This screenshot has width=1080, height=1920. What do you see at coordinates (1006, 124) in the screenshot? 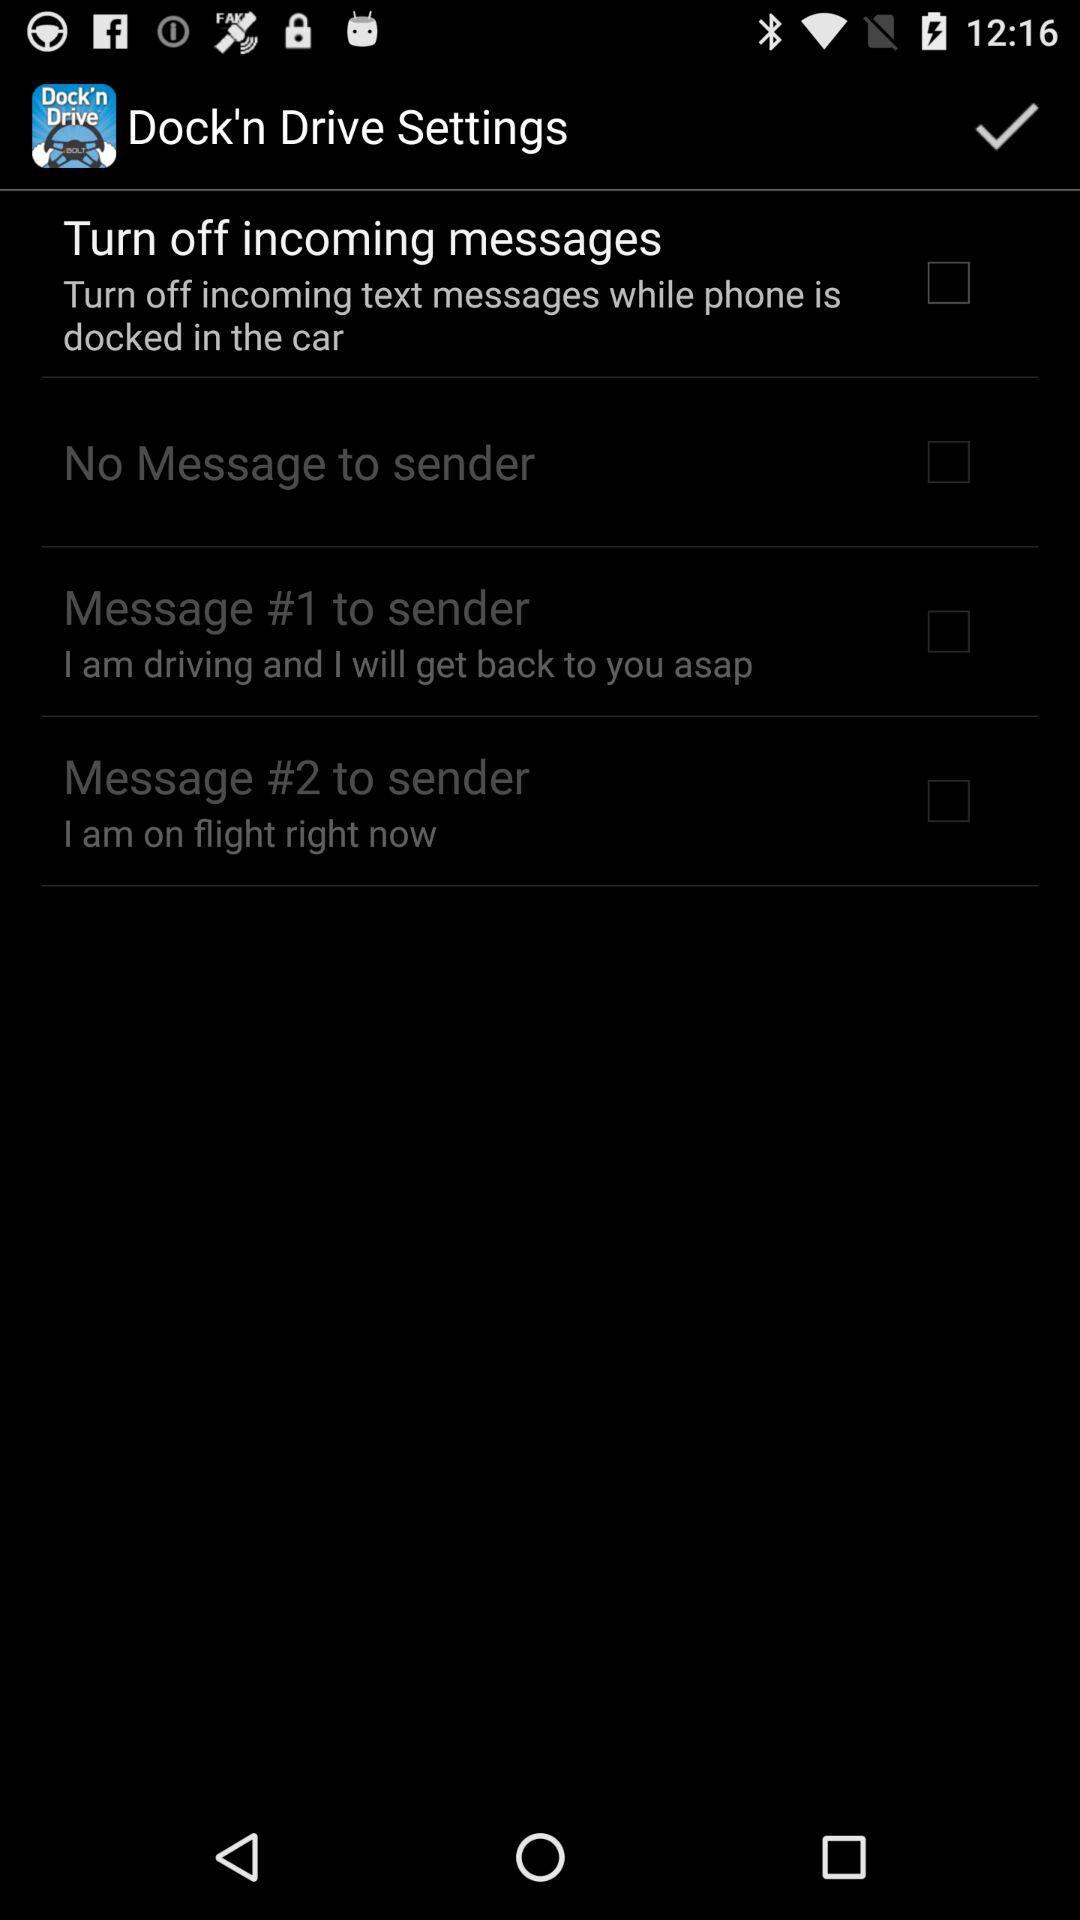
I see `icon next to turn off incoming app` at bounding box center [1006, 124].